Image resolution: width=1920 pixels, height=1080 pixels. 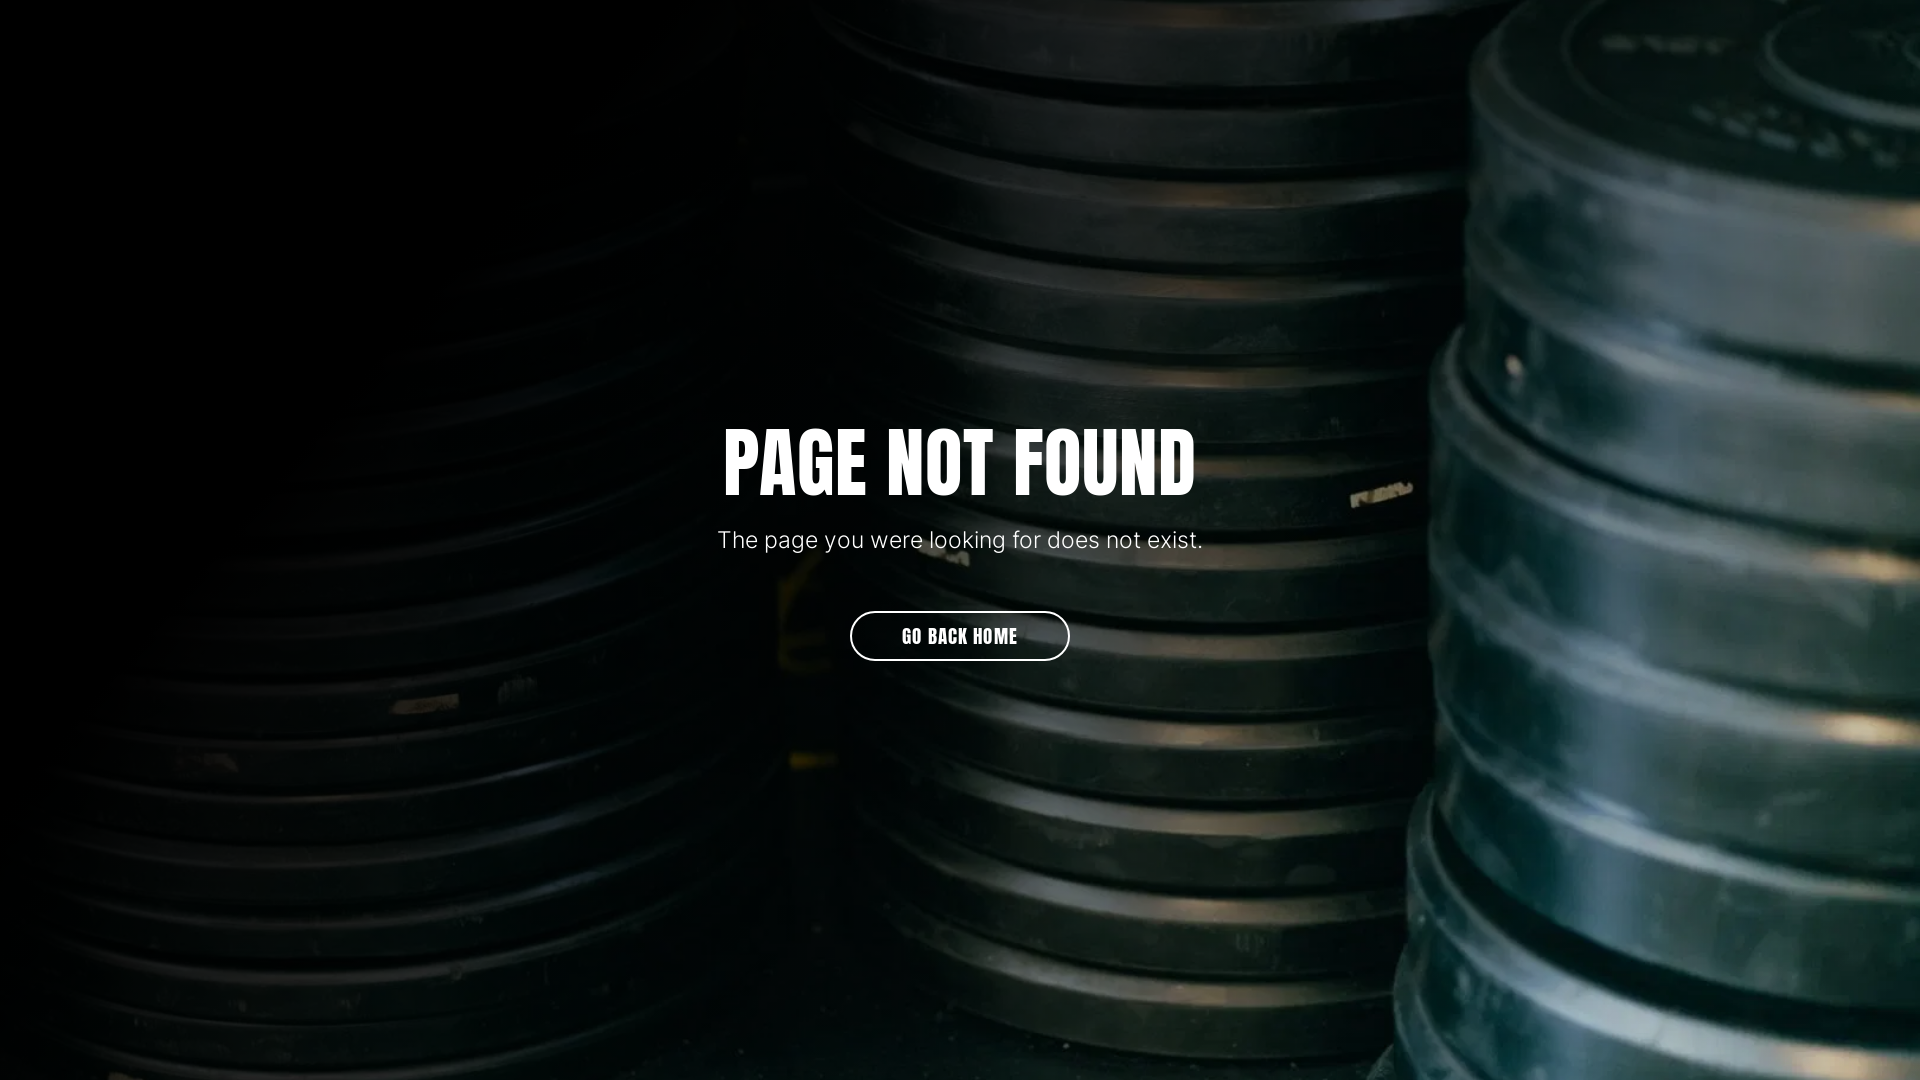 I want to click on 'GO BACK HOME', so click(x=960, y=636).